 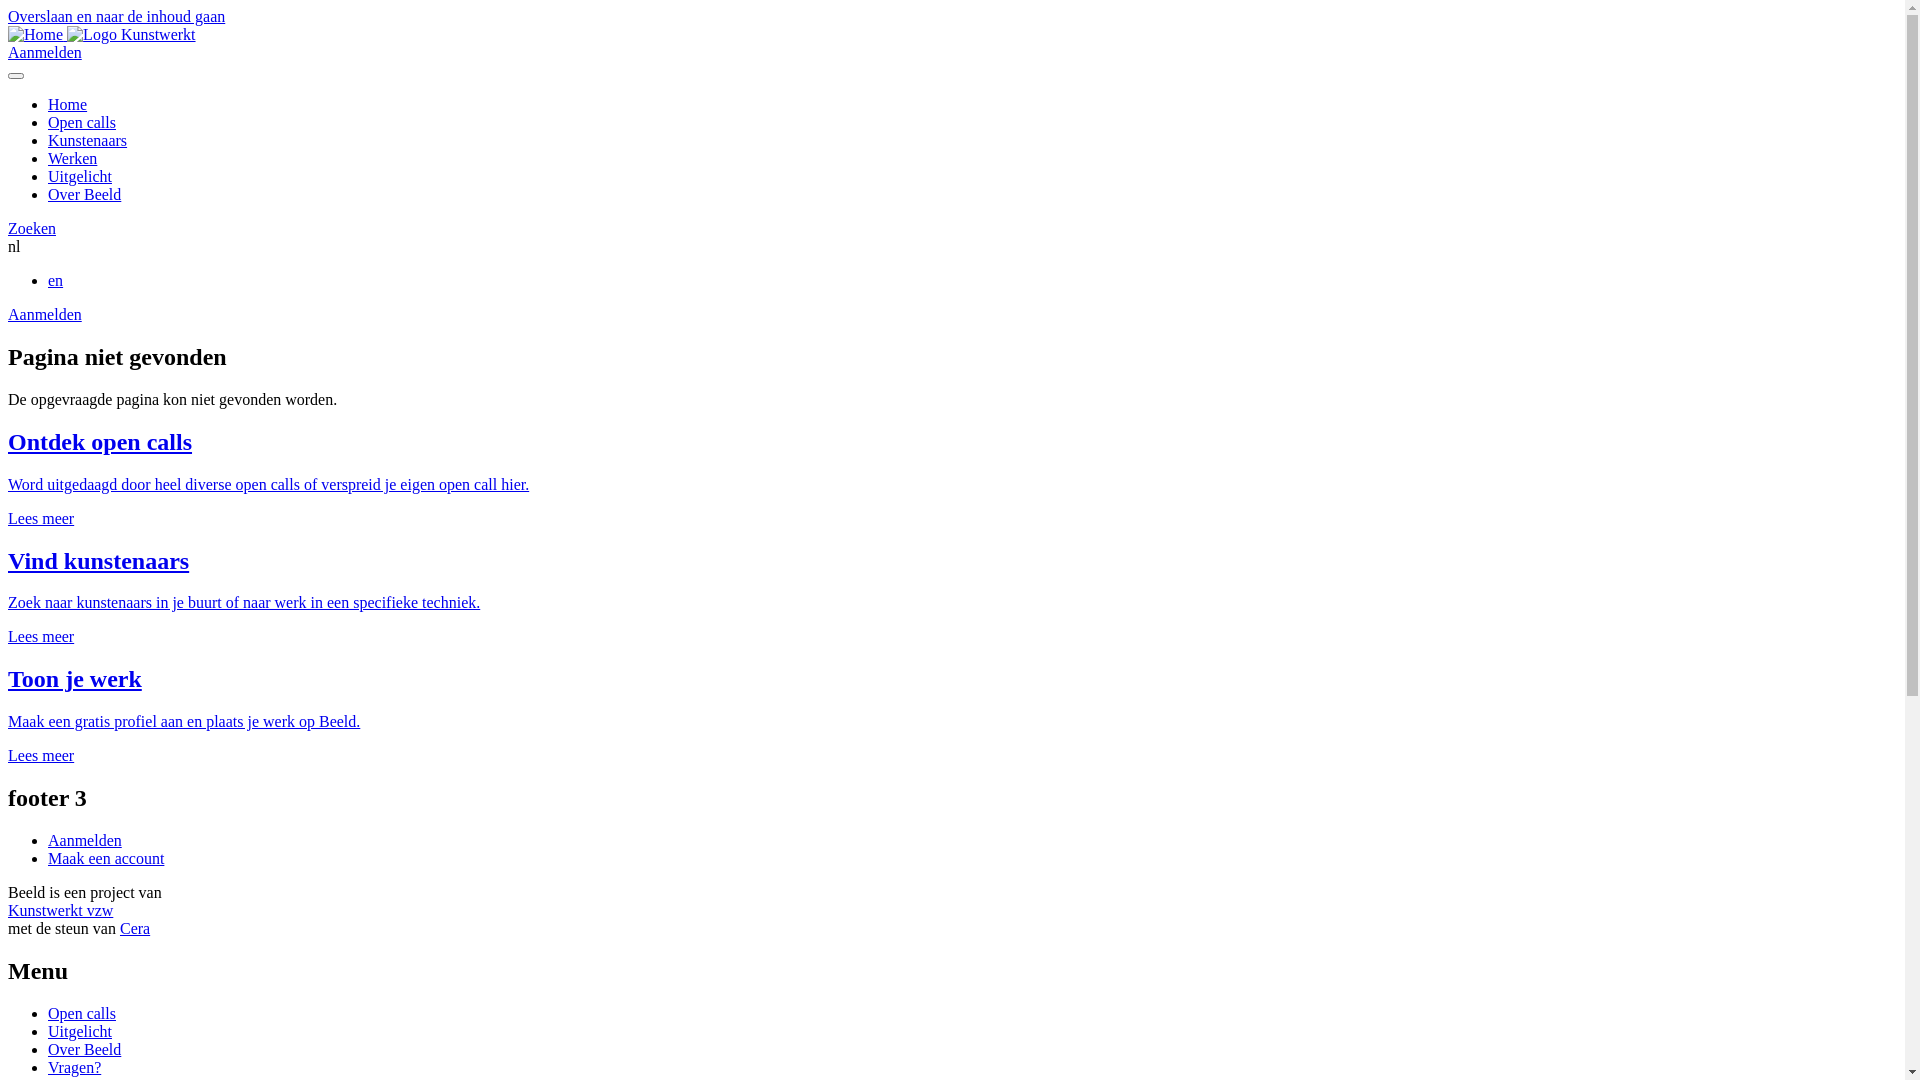 I want to click on 'Open calls', so click(x=80, y=122).